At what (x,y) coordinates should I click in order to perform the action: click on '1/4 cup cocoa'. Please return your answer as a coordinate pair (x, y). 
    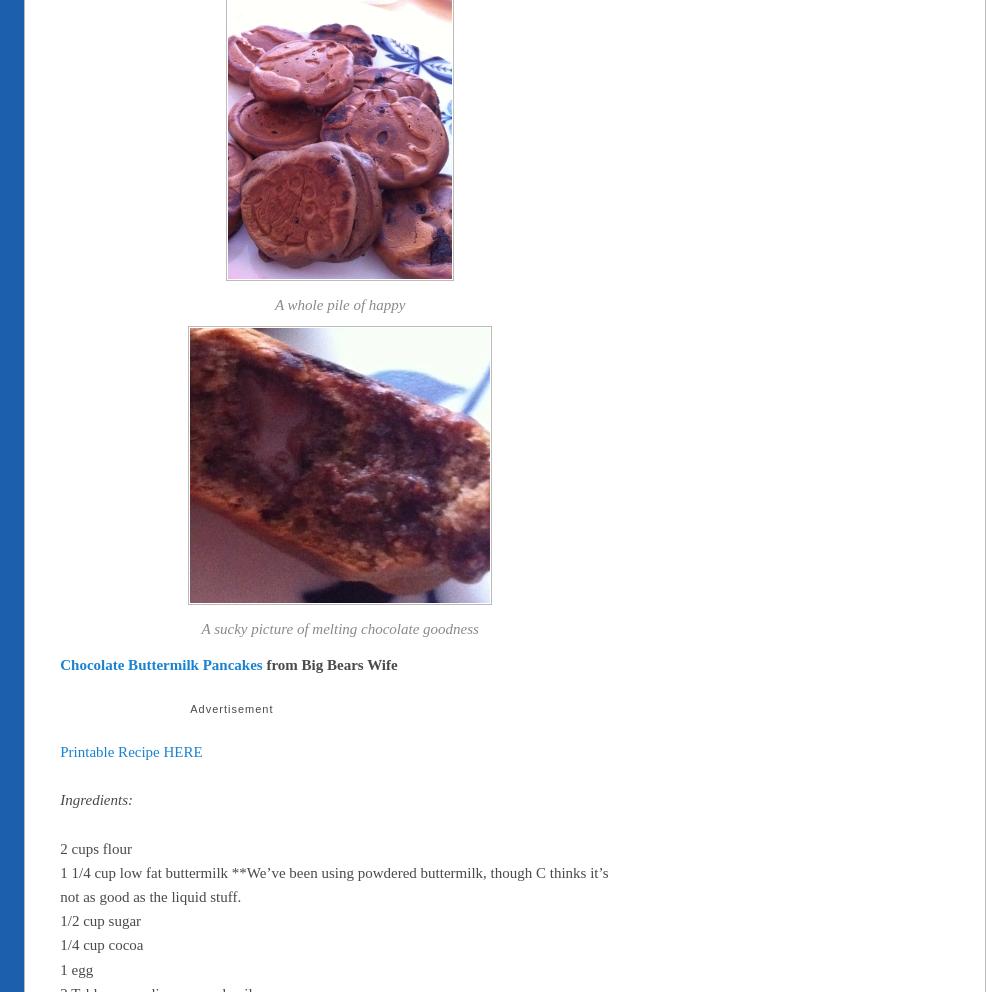
    Looking at the image, I should click on (101, 943).